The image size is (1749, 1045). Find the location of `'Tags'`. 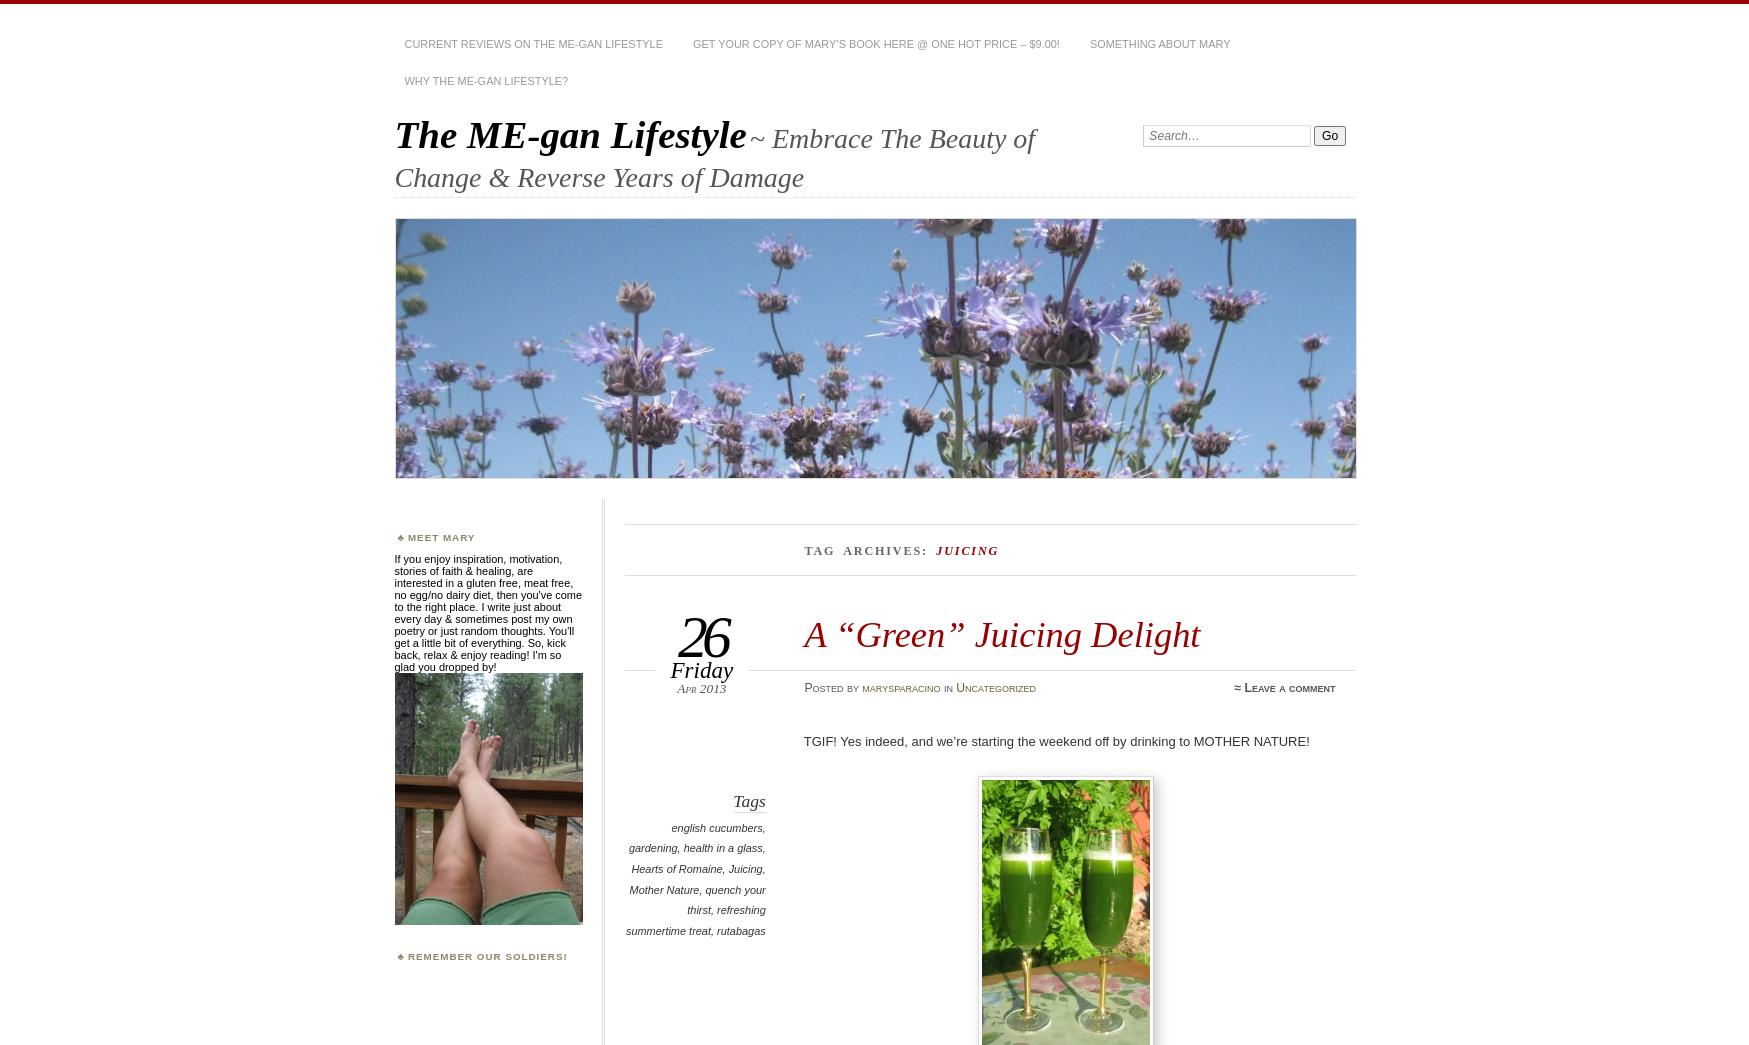

'Tags' is located at coordinates (748, 800).